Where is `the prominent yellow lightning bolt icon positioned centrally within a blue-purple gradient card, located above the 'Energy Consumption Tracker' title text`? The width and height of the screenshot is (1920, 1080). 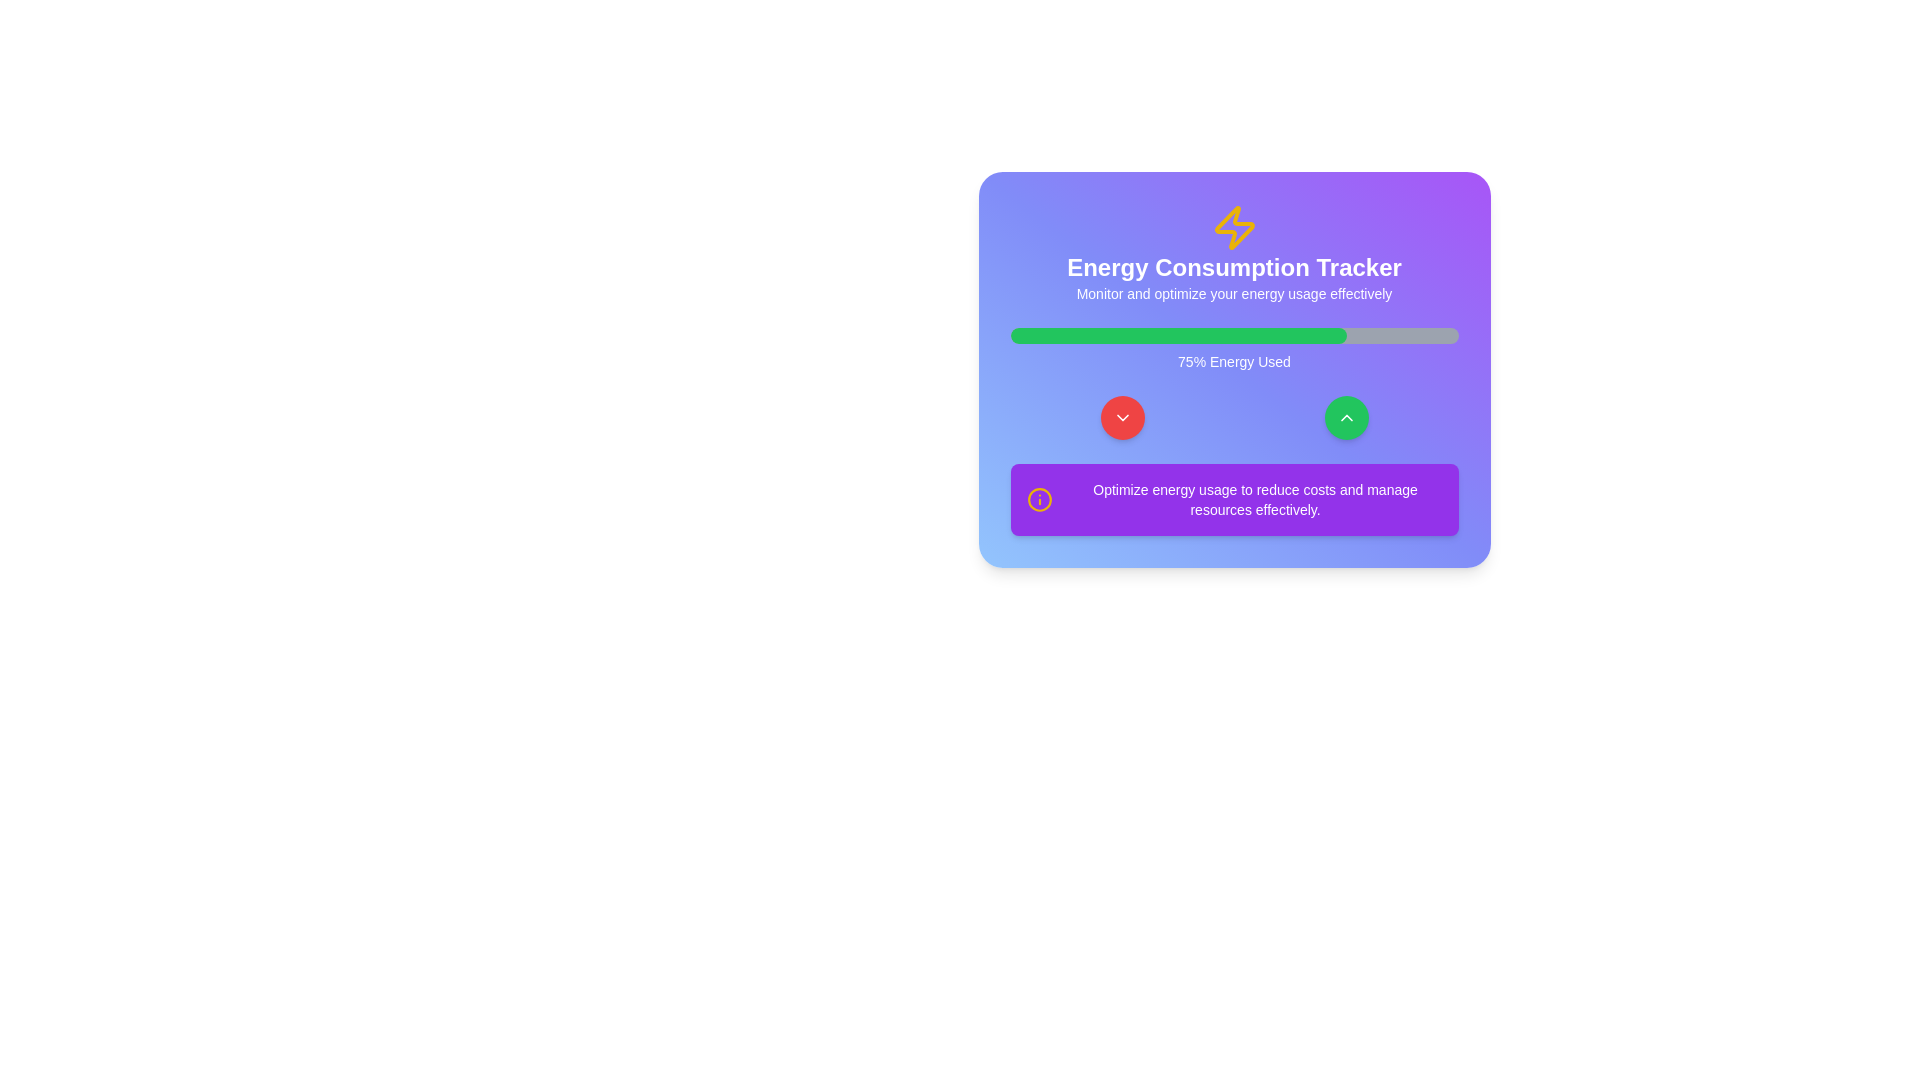 the prominent yellow lightning bolt icon positioned centrally within a blue-purple gradient card, located above the 'Energy Consumption Tracker' title text is located at coordinates (1233, 226).